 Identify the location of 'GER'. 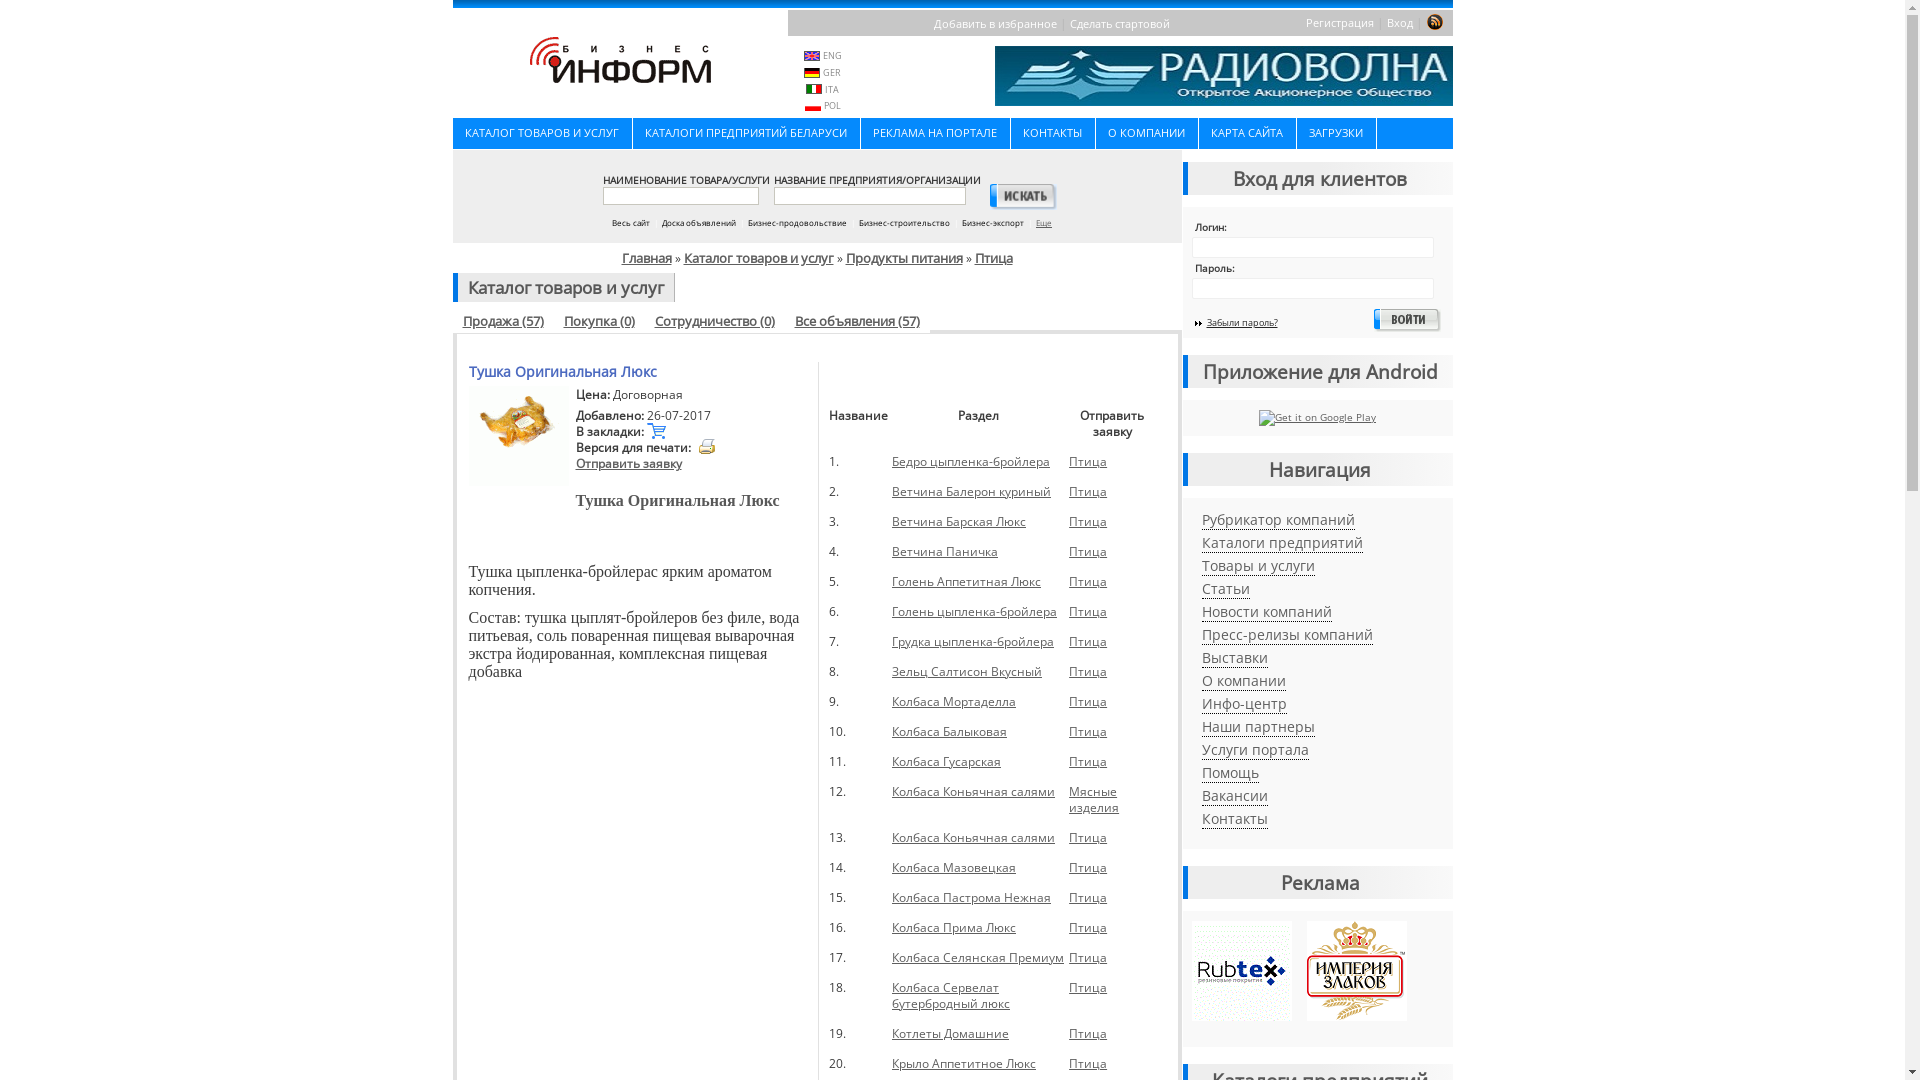
(831, 71).